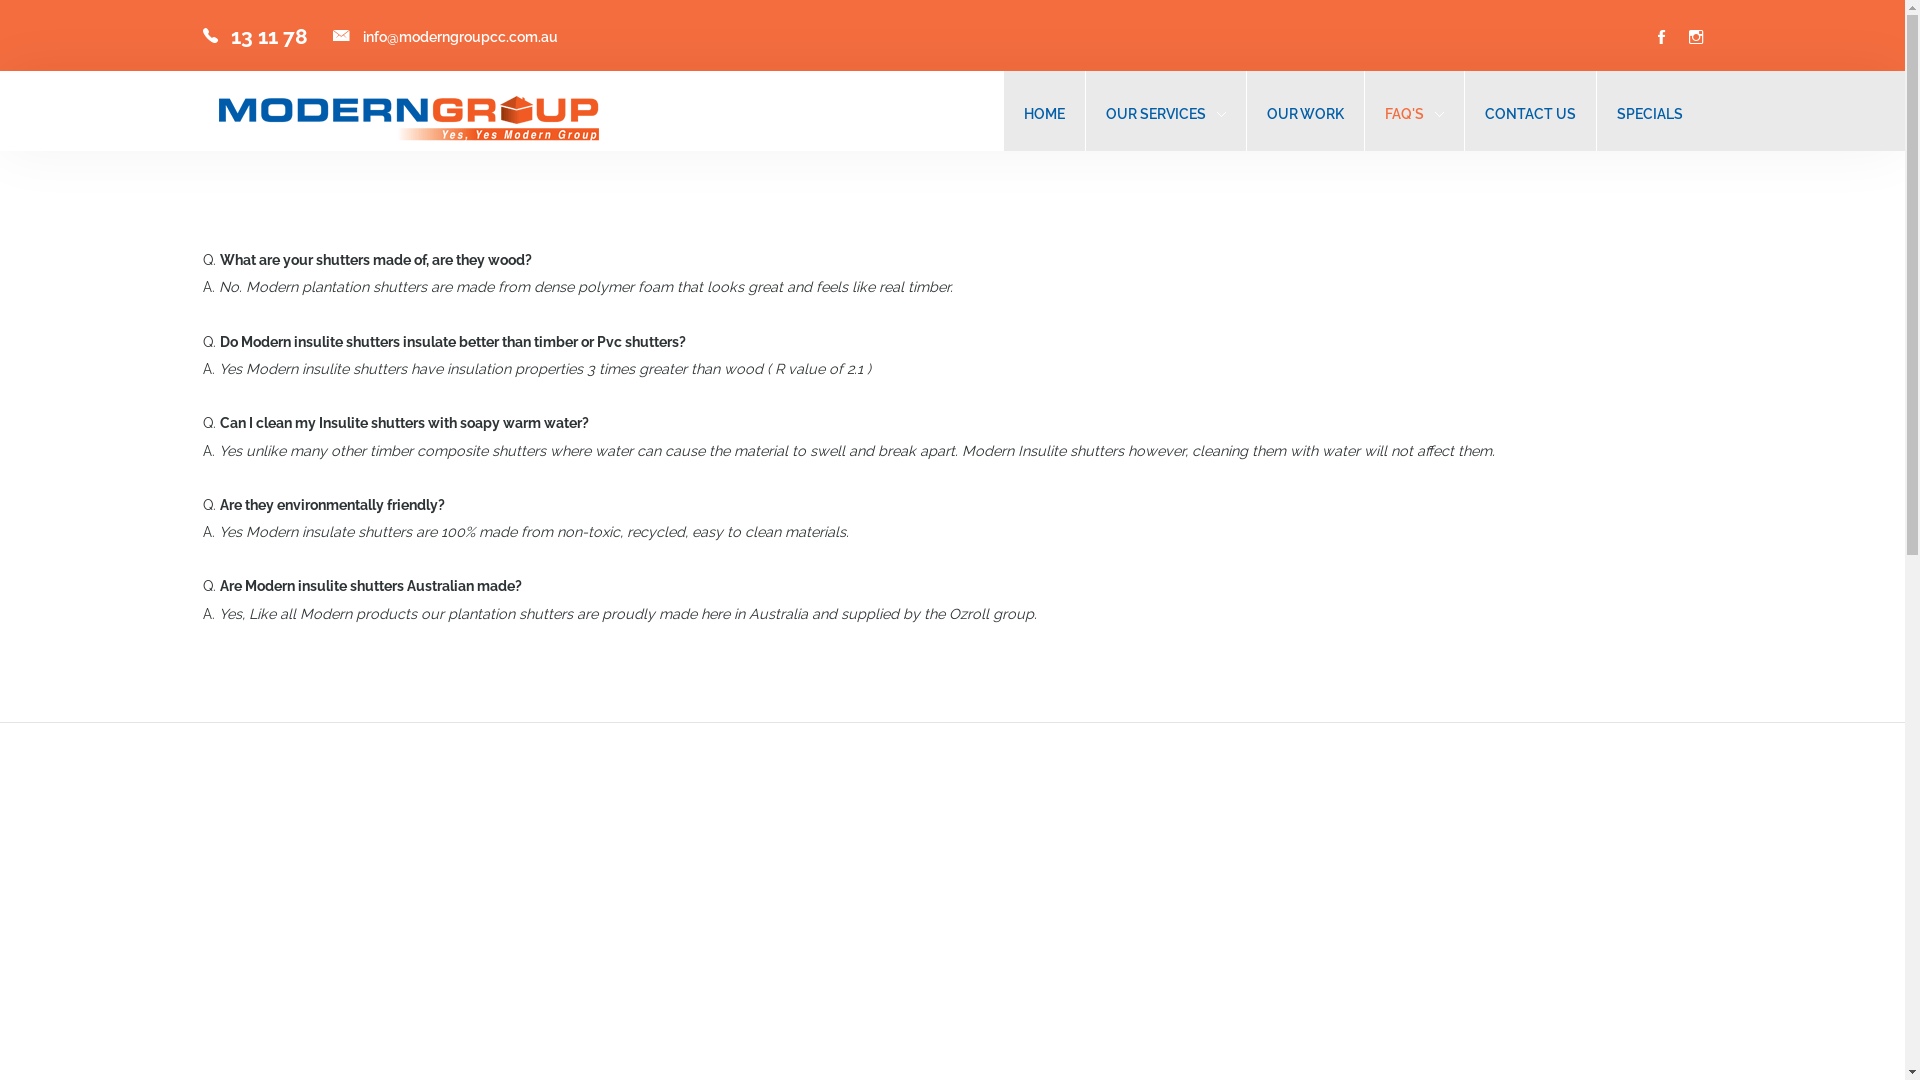  Describe the element at coordinates (1156, 113) in the screenshot. I see `'OUR SERVICES'` at that location.